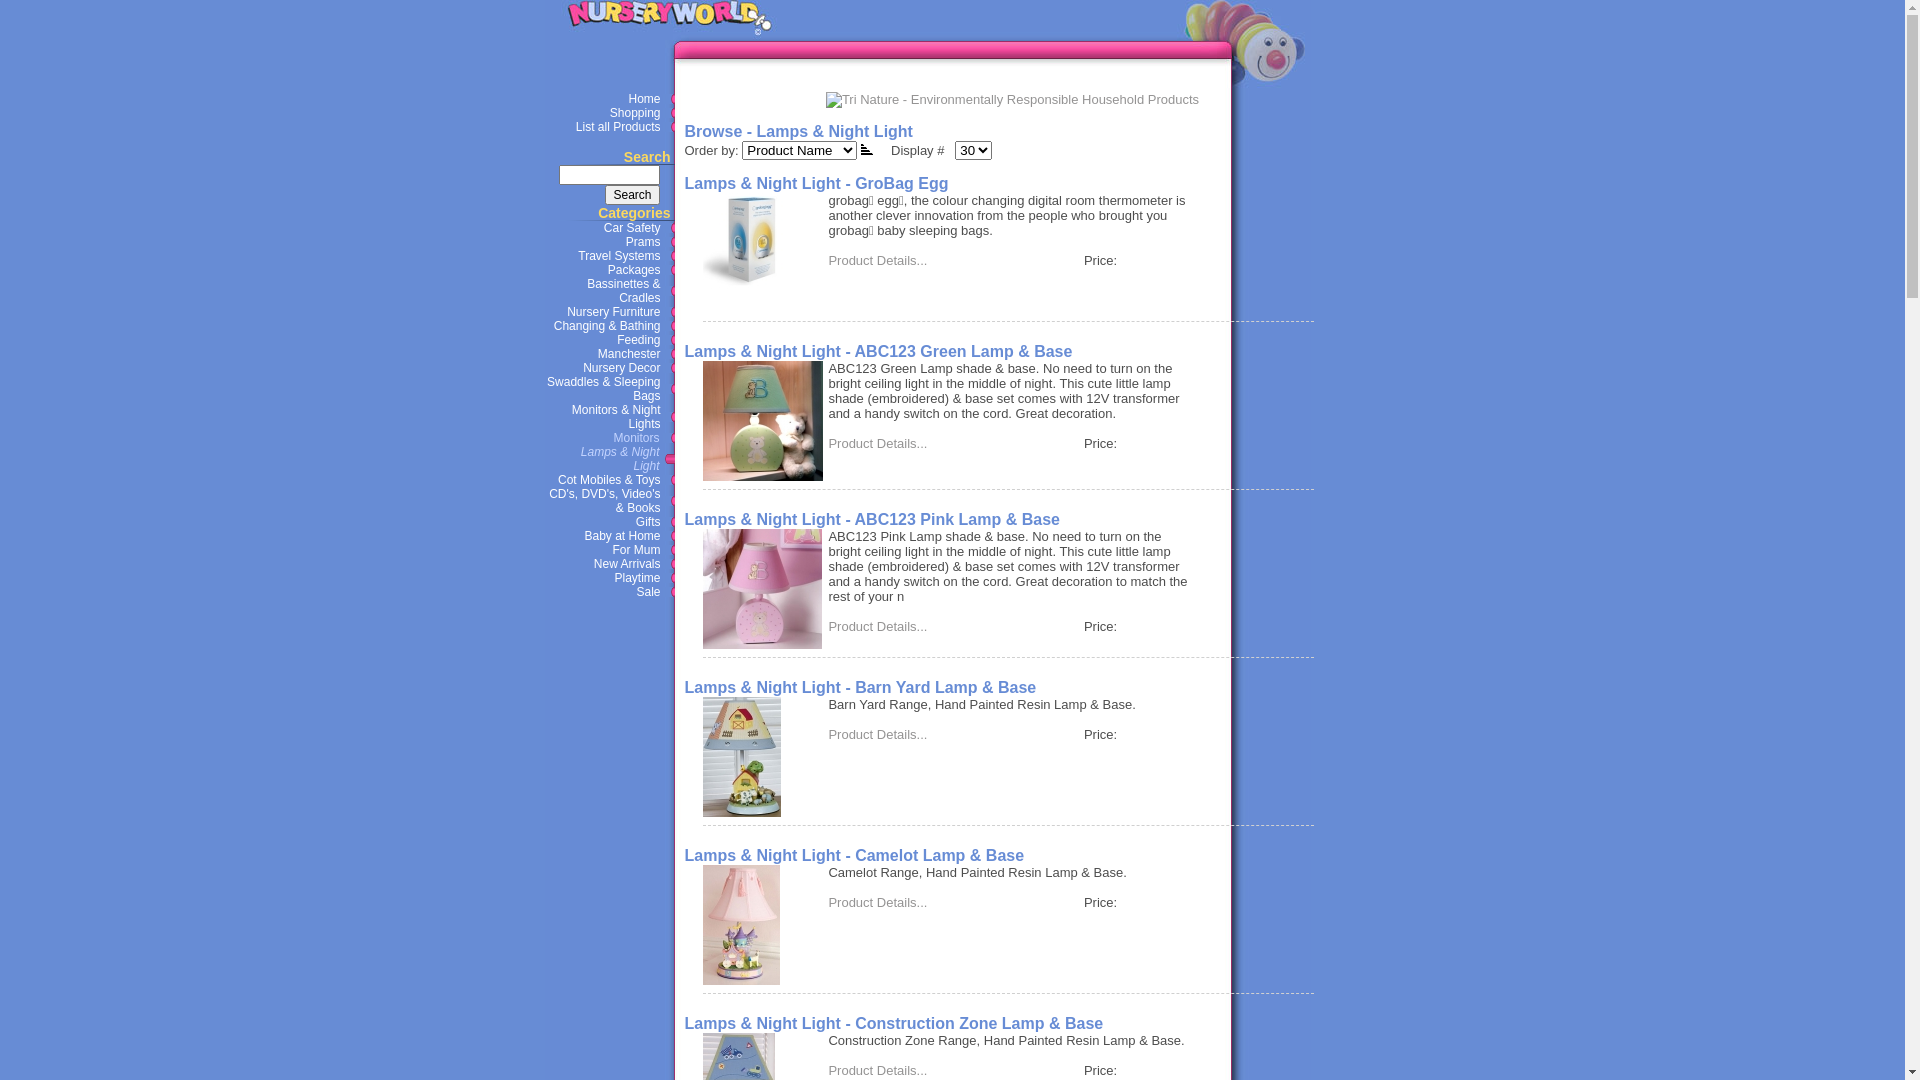 This screenshot has width=1920, height=1080. Describe the element at coordinates (608, 520) in the screenshot. I see `'Gifts'` at that location.